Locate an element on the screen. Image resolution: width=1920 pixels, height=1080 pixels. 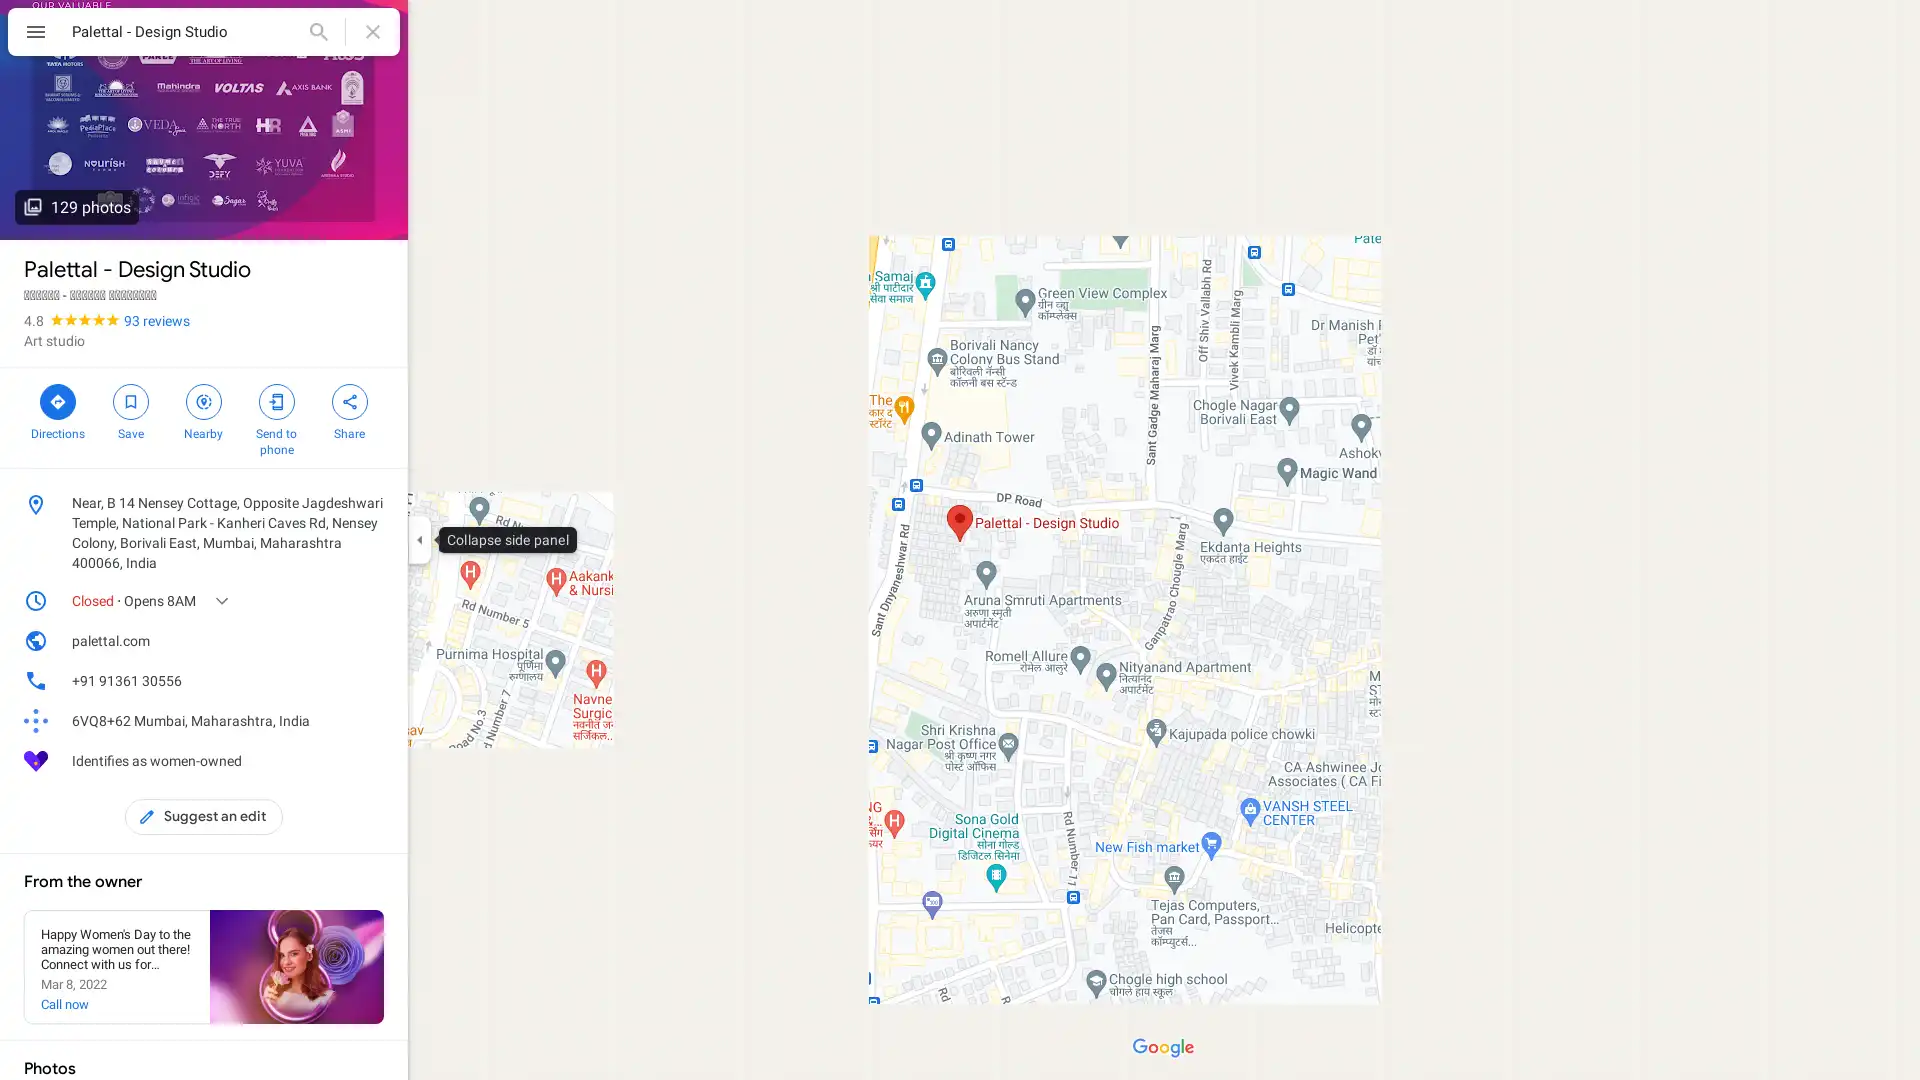
93 reviews is located at coordinates (156, 319).